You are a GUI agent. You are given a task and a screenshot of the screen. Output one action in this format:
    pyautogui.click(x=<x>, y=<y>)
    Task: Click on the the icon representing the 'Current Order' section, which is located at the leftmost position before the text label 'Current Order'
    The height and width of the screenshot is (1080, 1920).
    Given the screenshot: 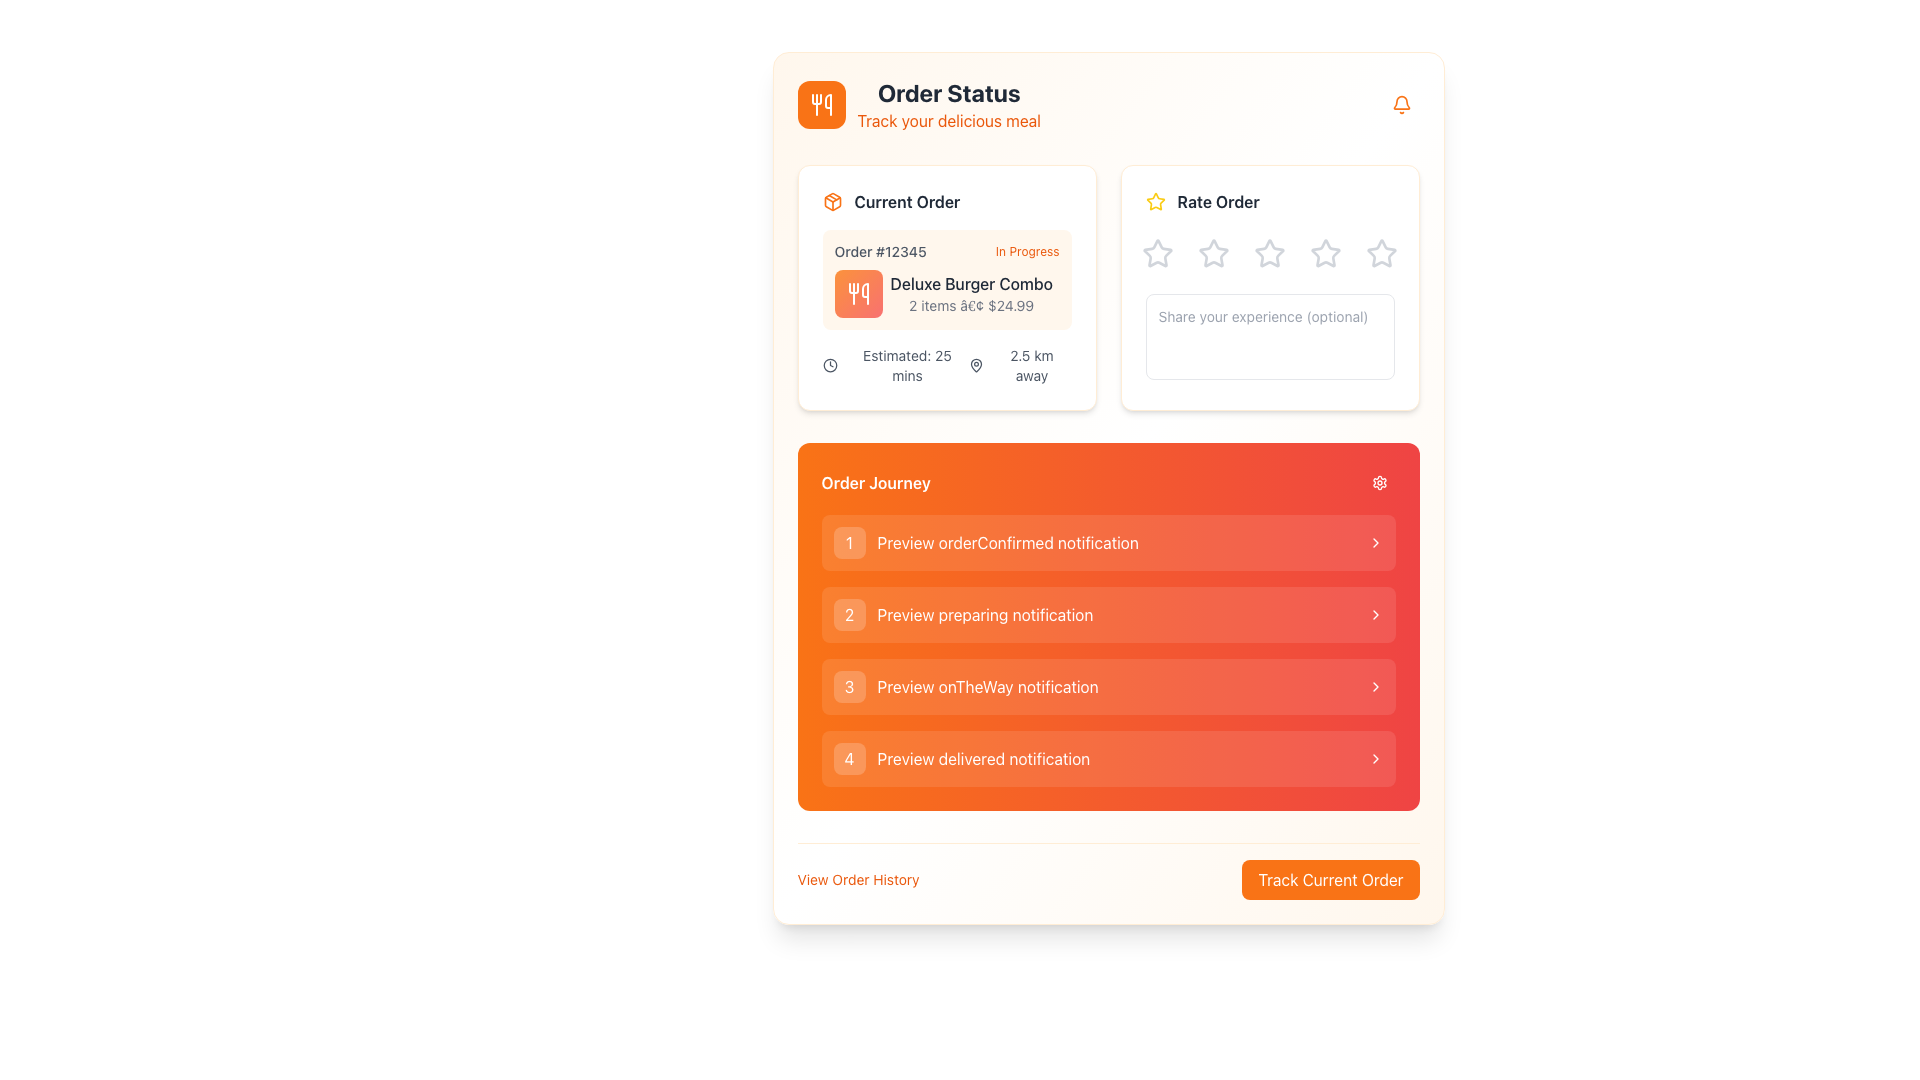 What is the action you would take?
    pyautogui.click(x=832, y=201)
    